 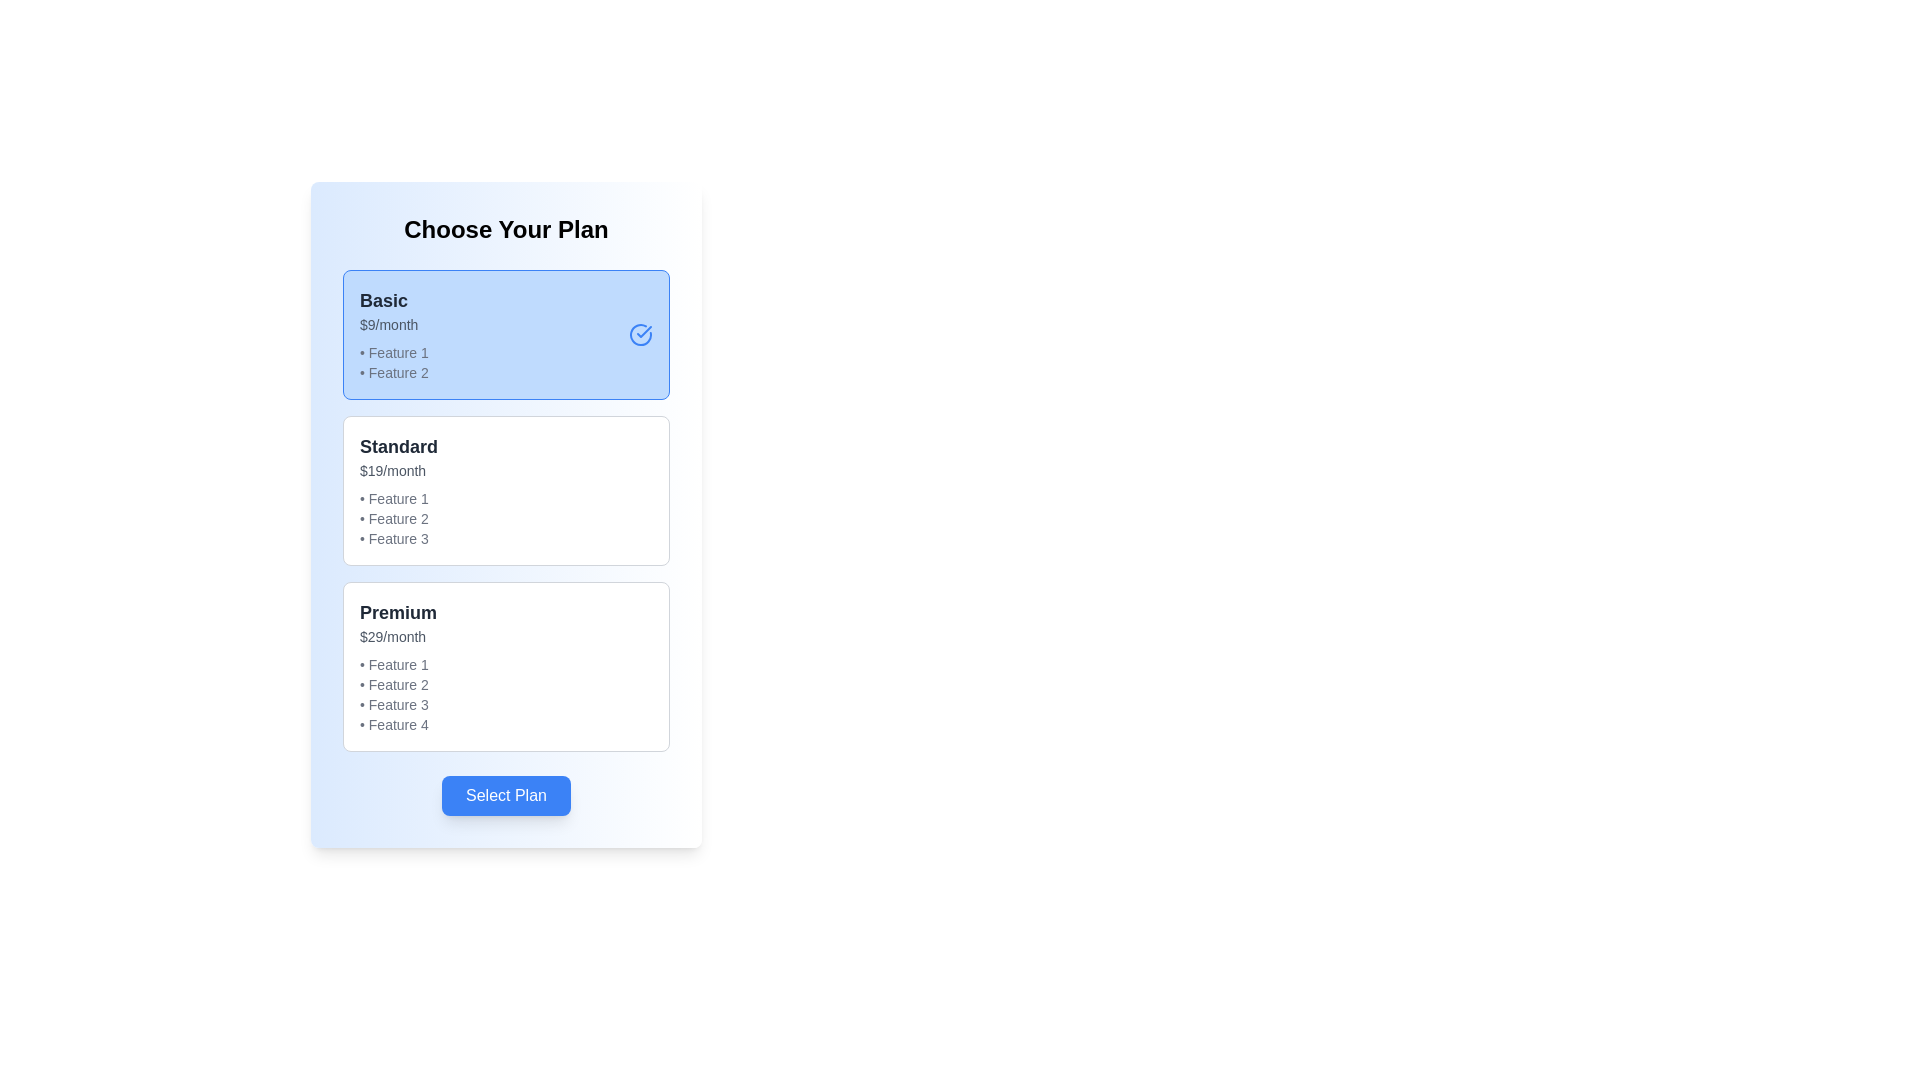 I want to click on the rounded rectangular button with a blue background and white text that reads 'Select Plan', so click(x=506, y=794).